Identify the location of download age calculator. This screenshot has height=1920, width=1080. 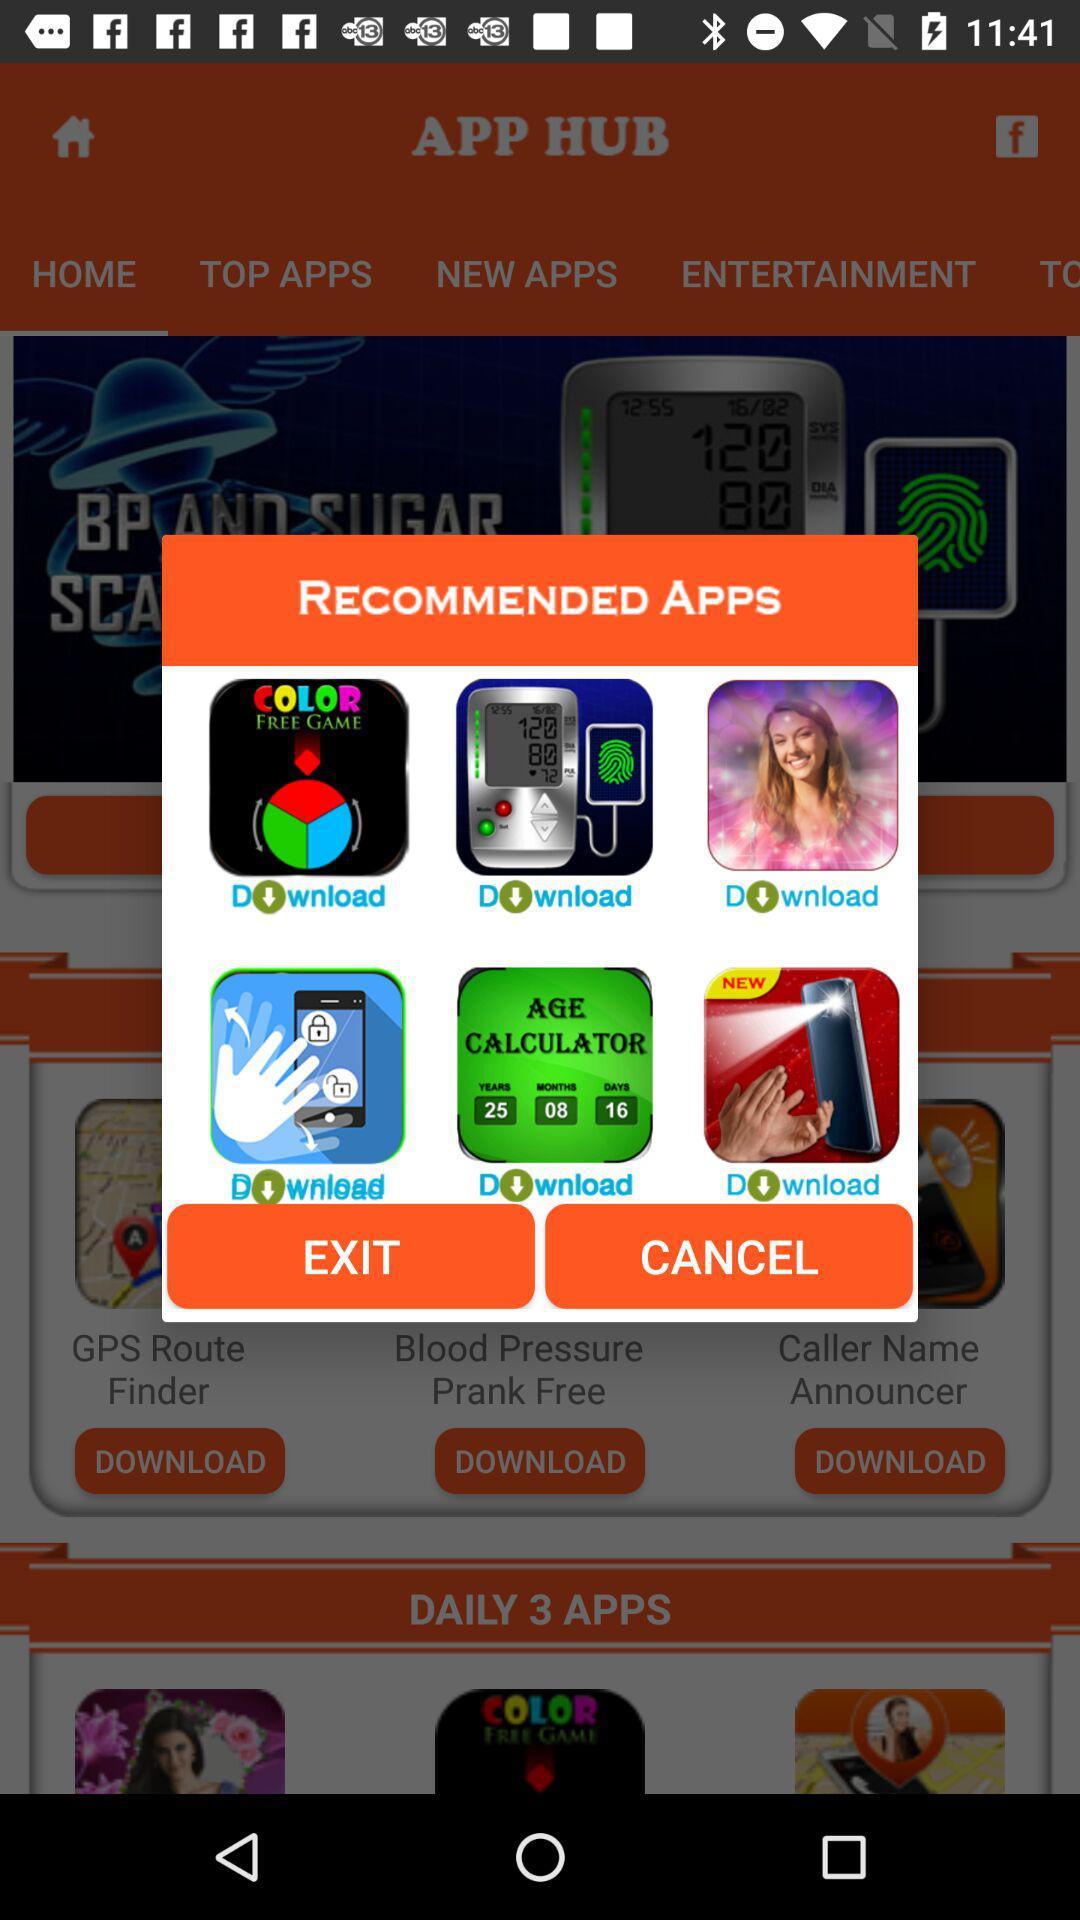
(540, 1072).